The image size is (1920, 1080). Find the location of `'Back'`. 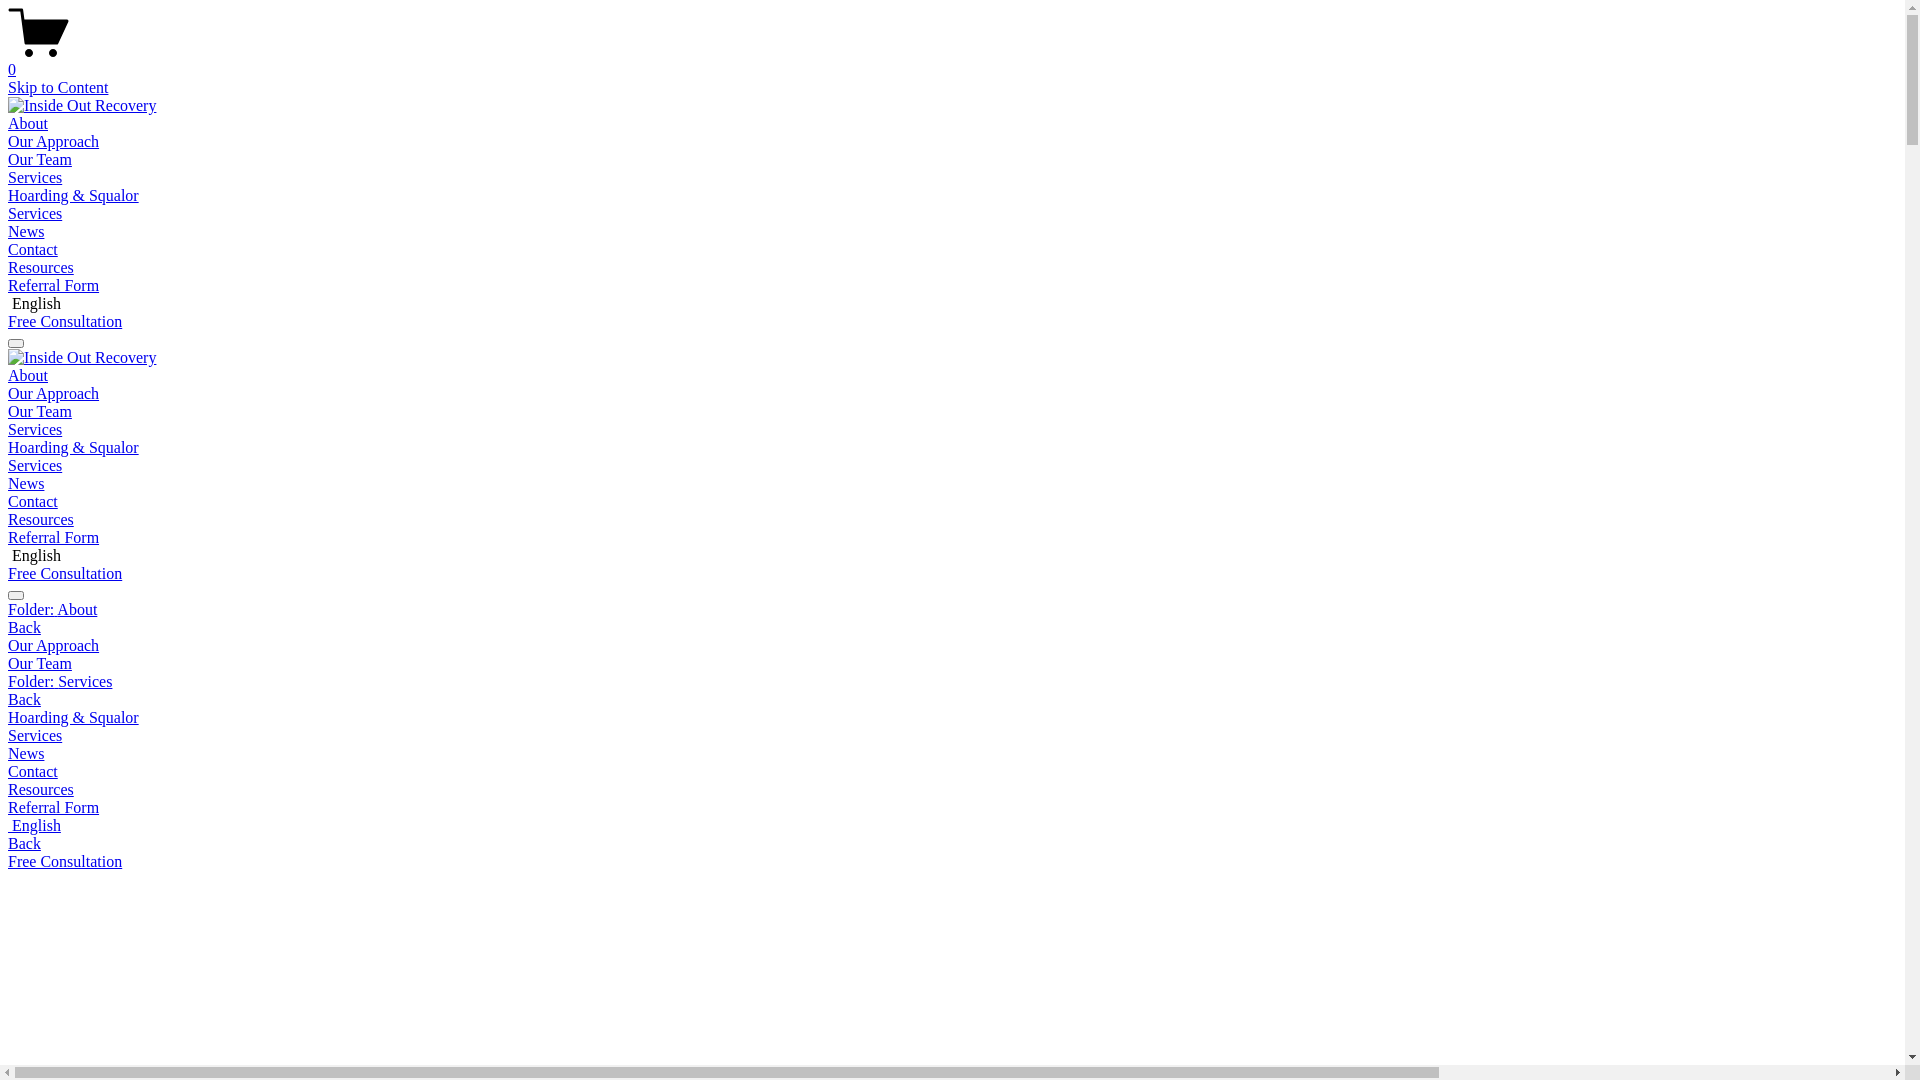

'Back' is located at coordinates (24, 843).